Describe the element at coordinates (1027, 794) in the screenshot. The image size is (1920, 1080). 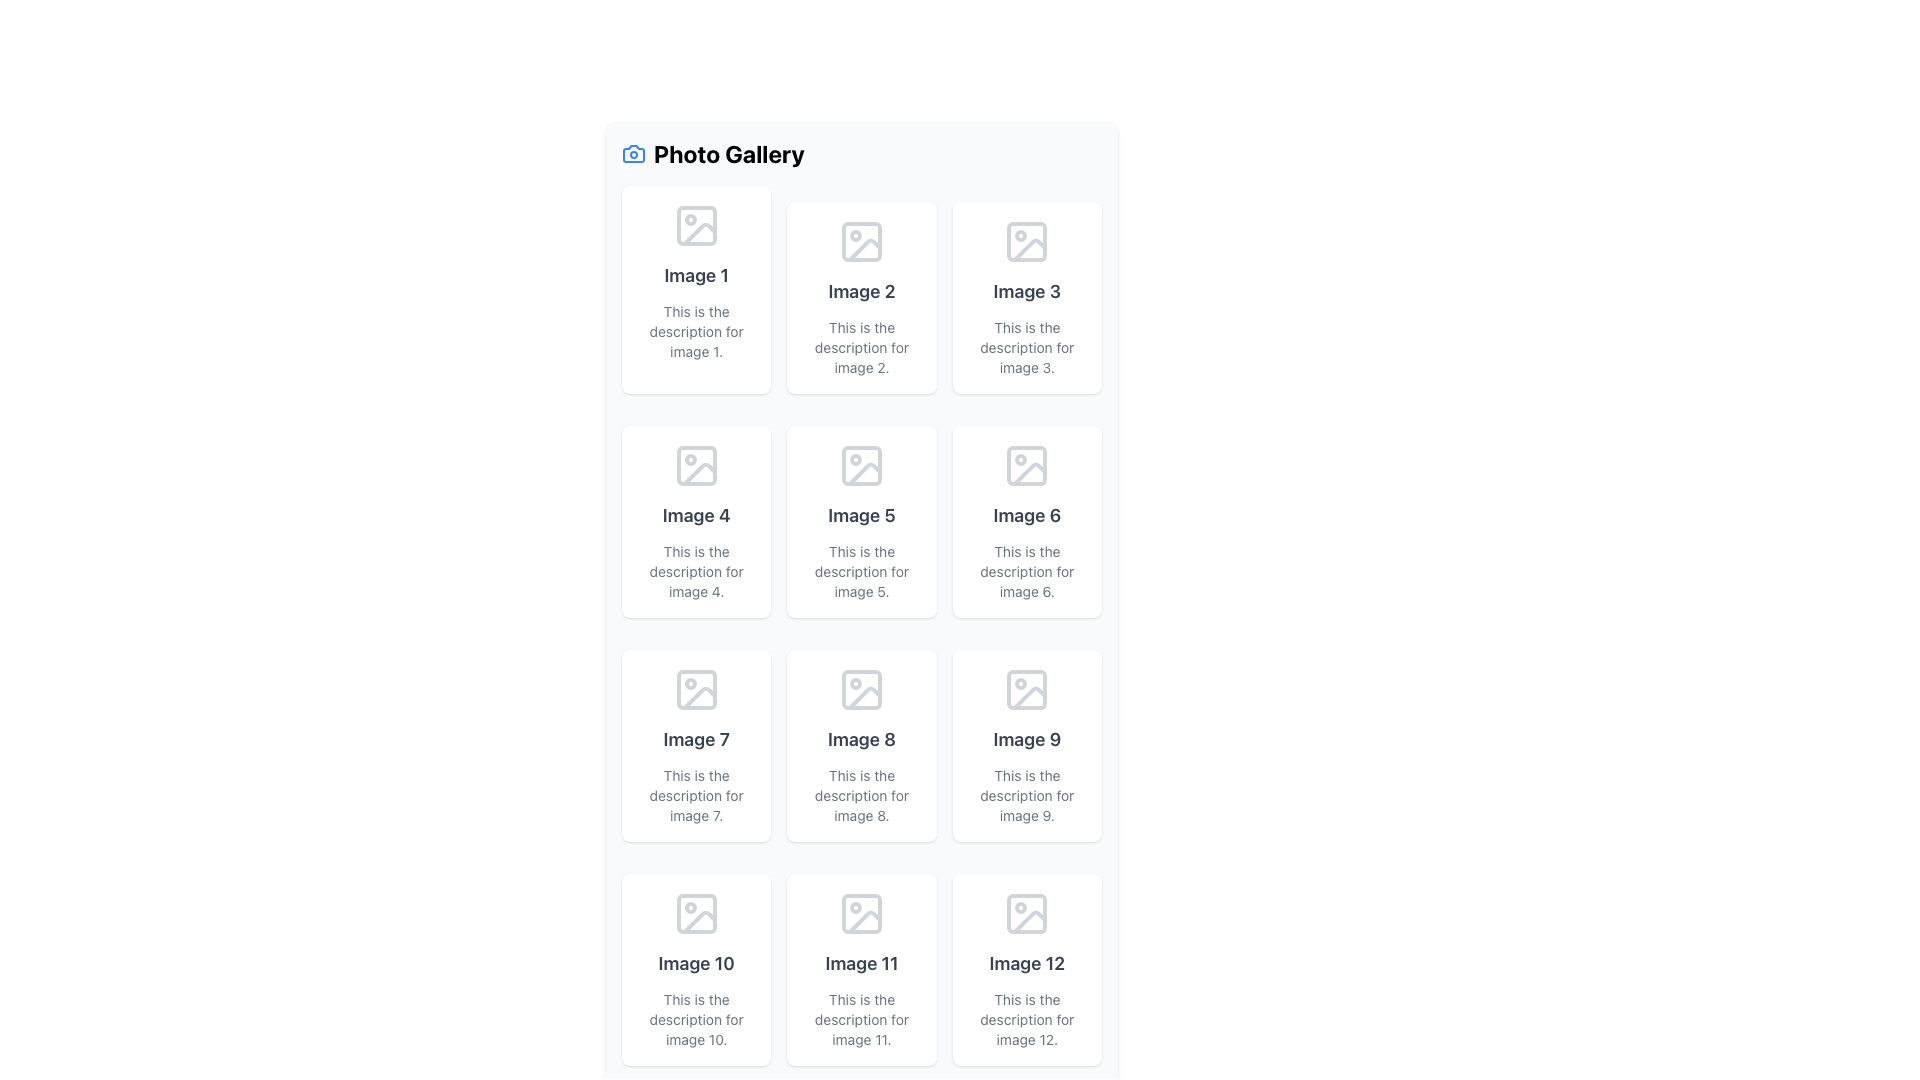
I see `the descriptive text label for 'Image 9' located in the ninth card of the photo gallery interface, positioned below the heading 'Image 9'` at that location.